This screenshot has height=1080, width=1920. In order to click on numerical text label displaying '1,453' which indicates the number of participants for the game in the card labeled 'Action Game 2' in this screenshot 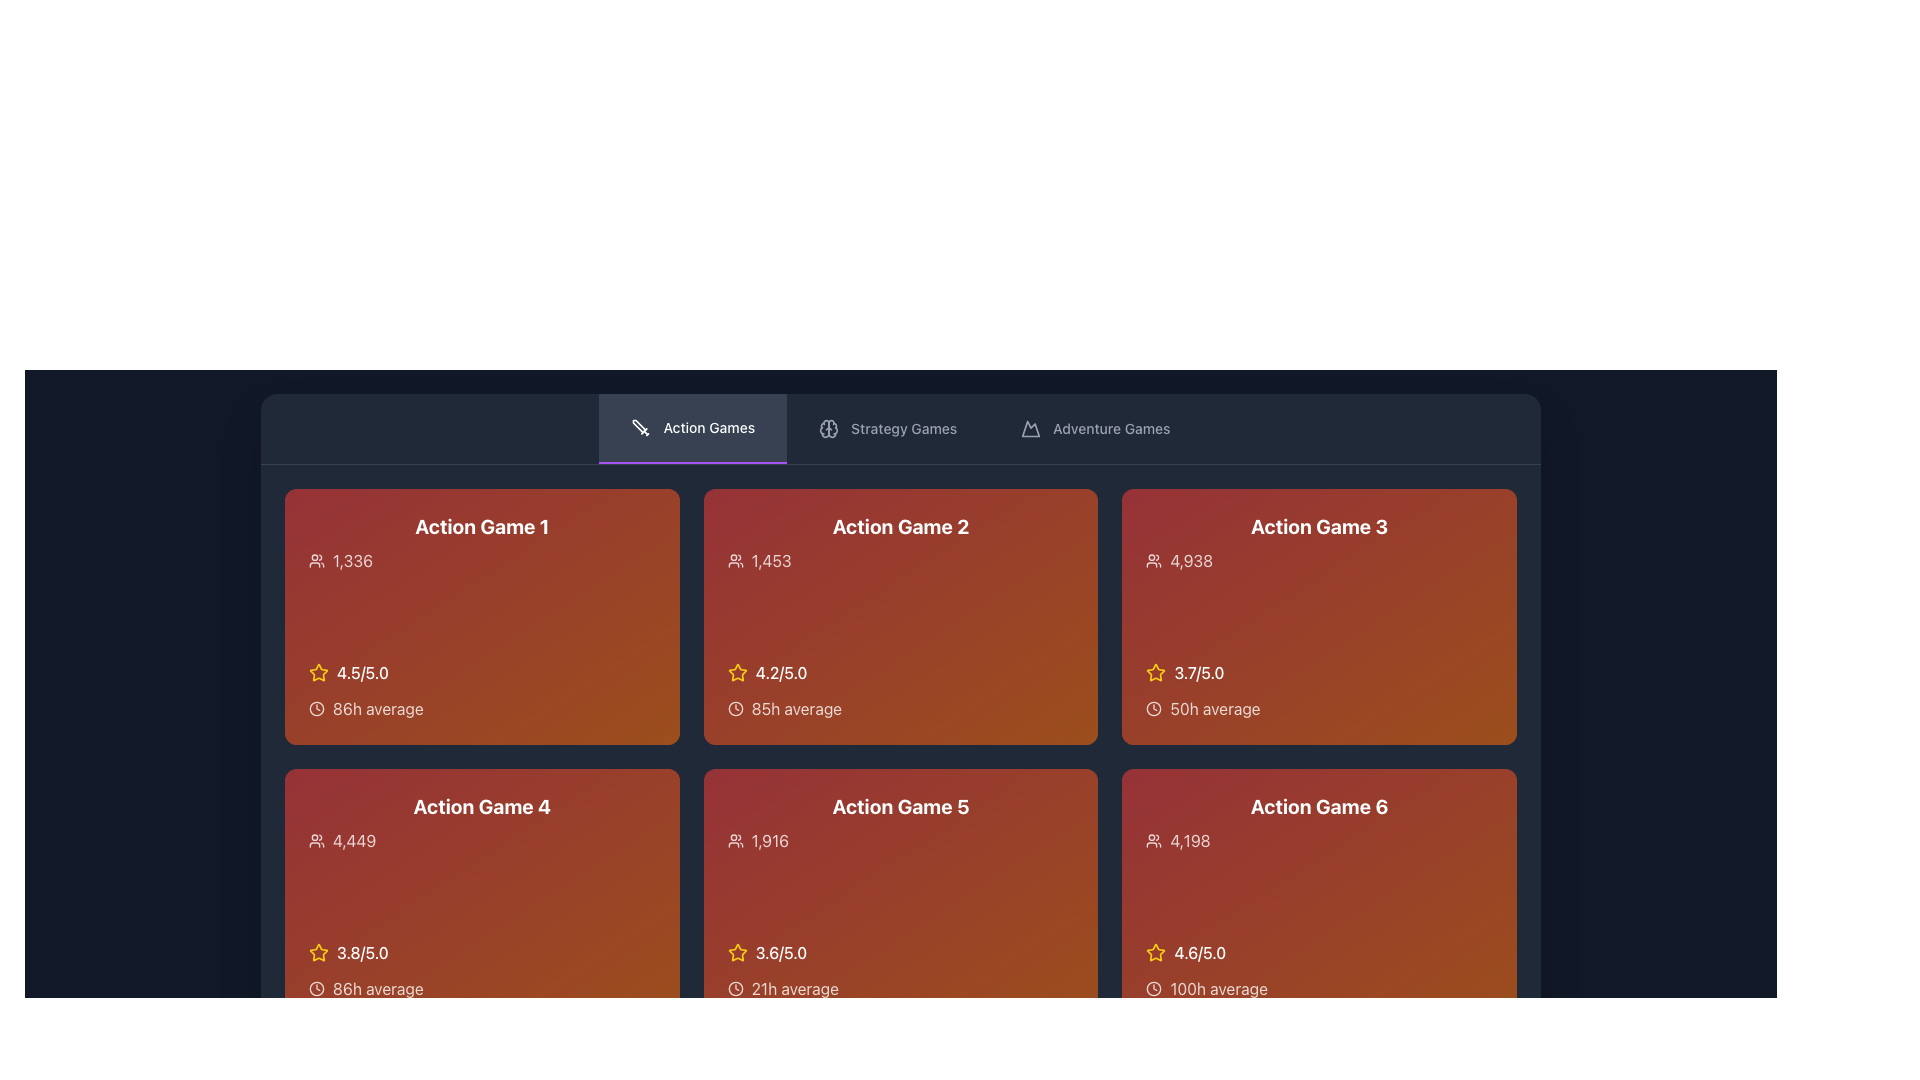, I will do `click(770, 560)`.